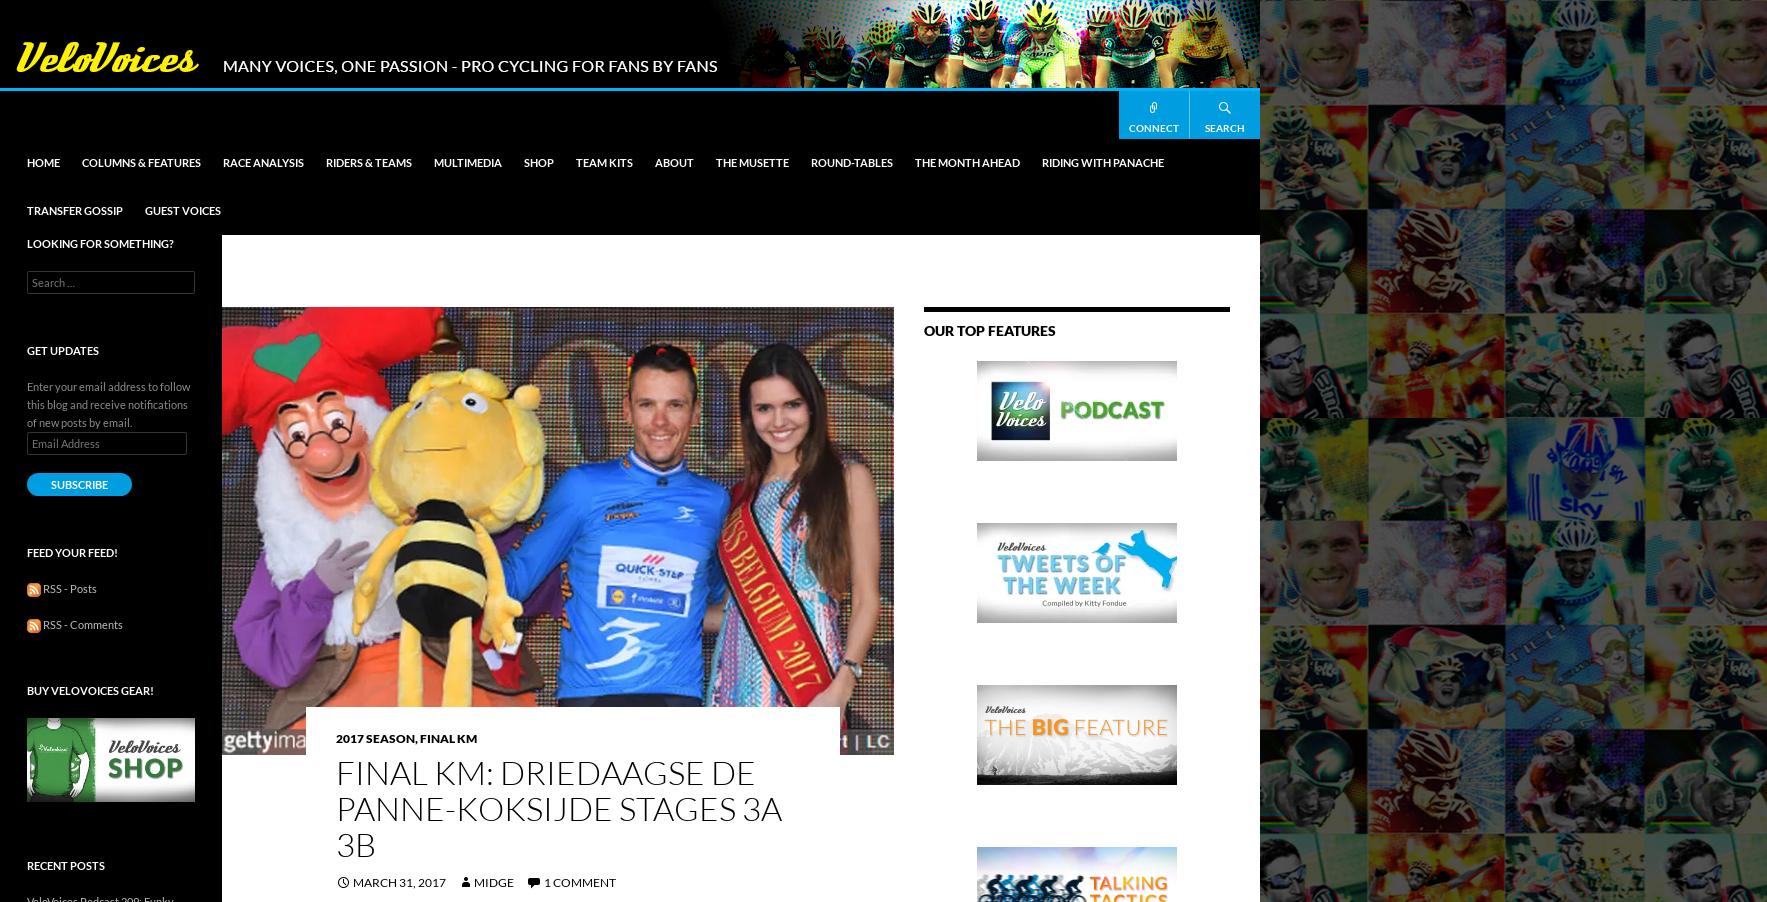 The height and width of the screenshot is (902, 1767). What do you see at coordinates (353, 882) in the screenshot?
I see `'March 31, 2017'` at bounding box center [353, 882].